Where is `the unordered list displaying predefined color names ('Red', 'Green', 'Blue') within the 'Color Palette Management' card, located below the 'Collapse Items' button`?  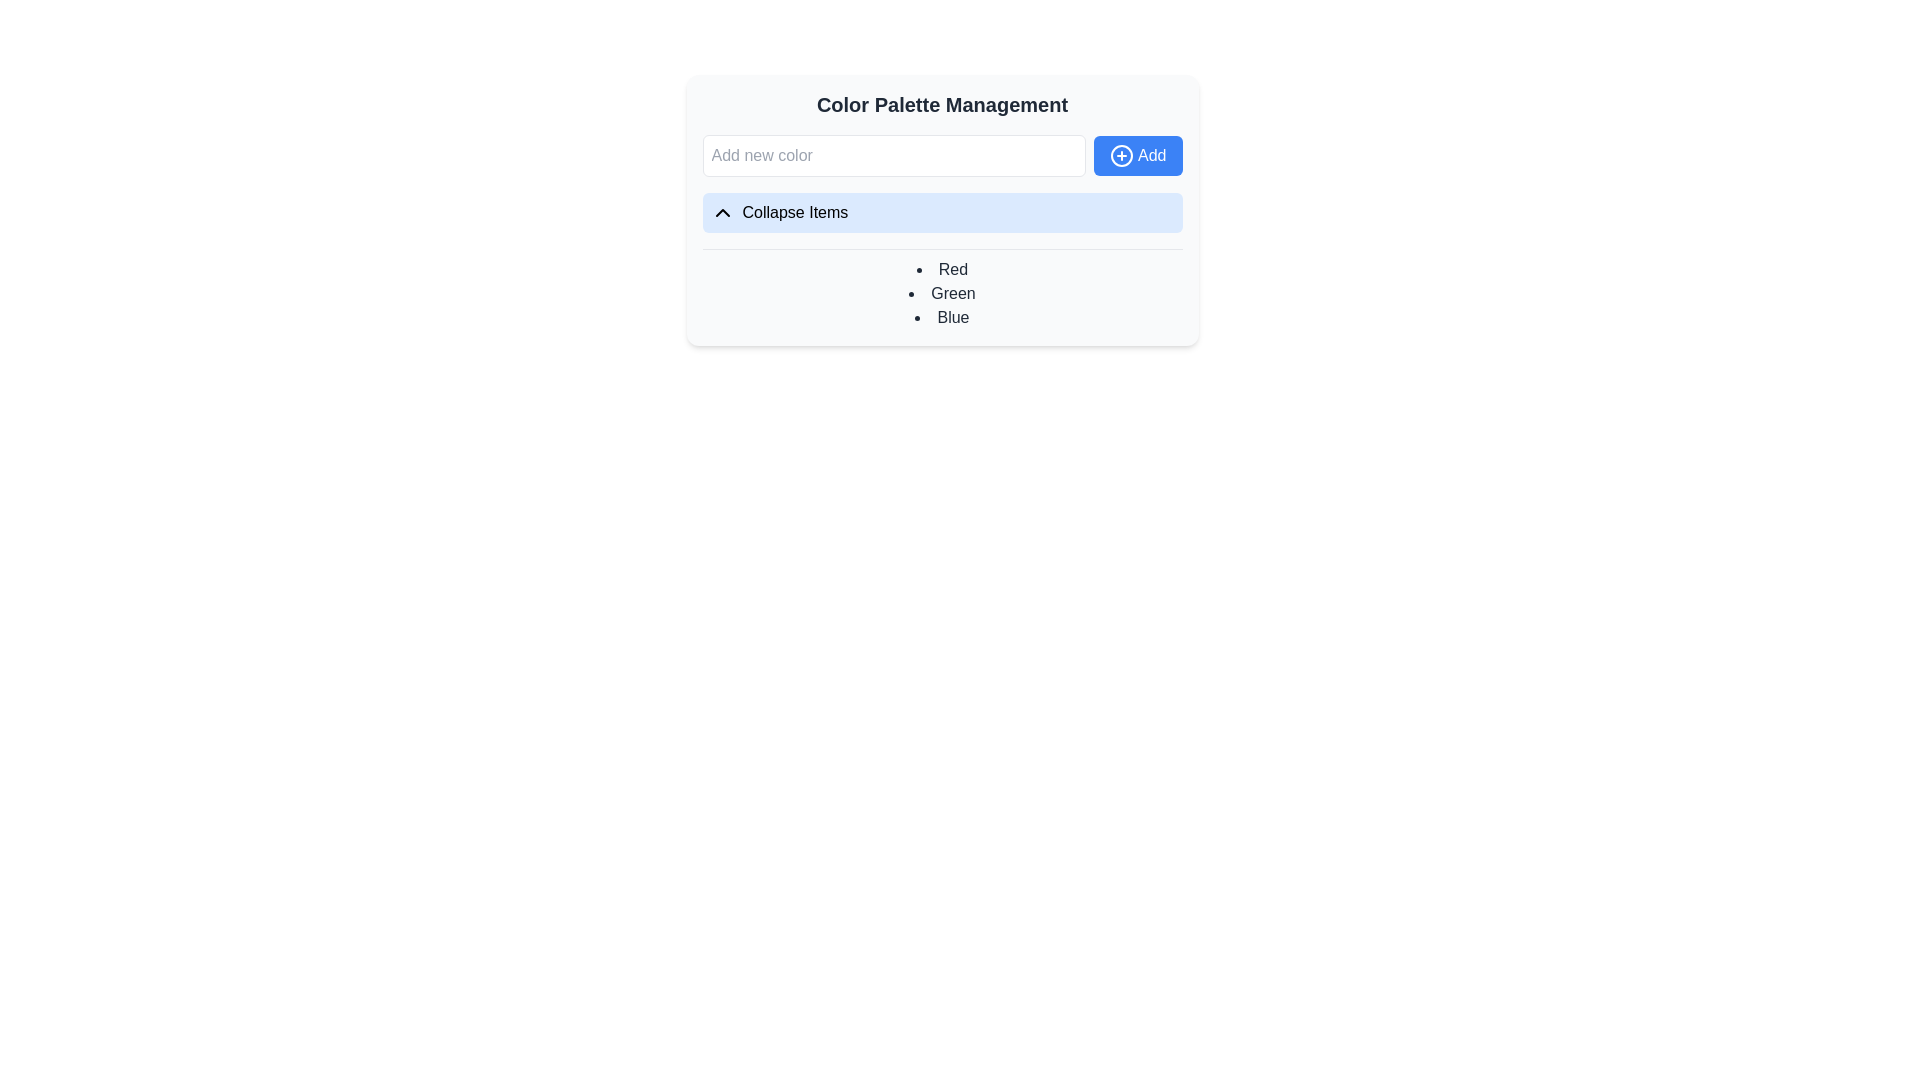 the unordered list displaying predefined color names ('Red', 'Green', 'Blue') within the 'Color Palette Management' card, located below the 'Collapse Items' button is located at coordinates (941, 289).